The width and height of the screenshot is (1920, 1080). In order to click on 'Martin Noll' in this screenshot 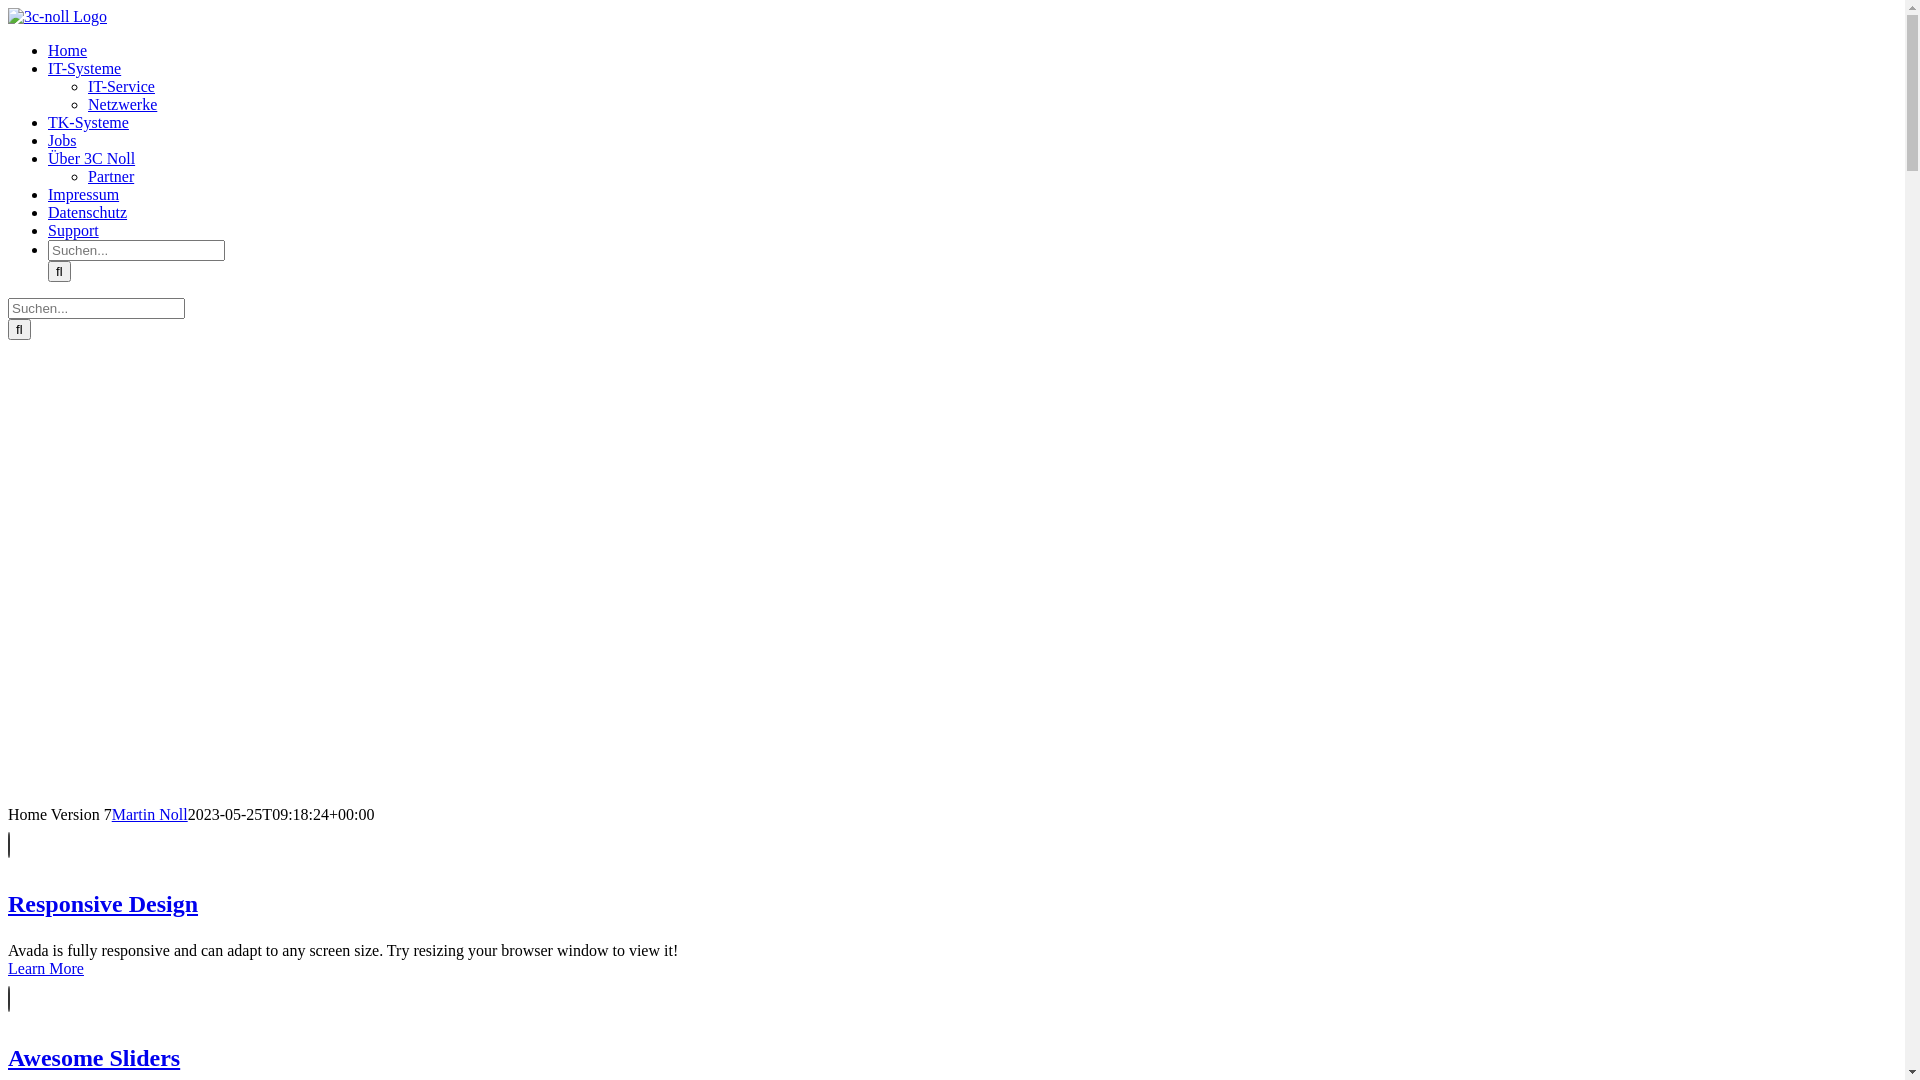, I will do `click(148, 814)`.